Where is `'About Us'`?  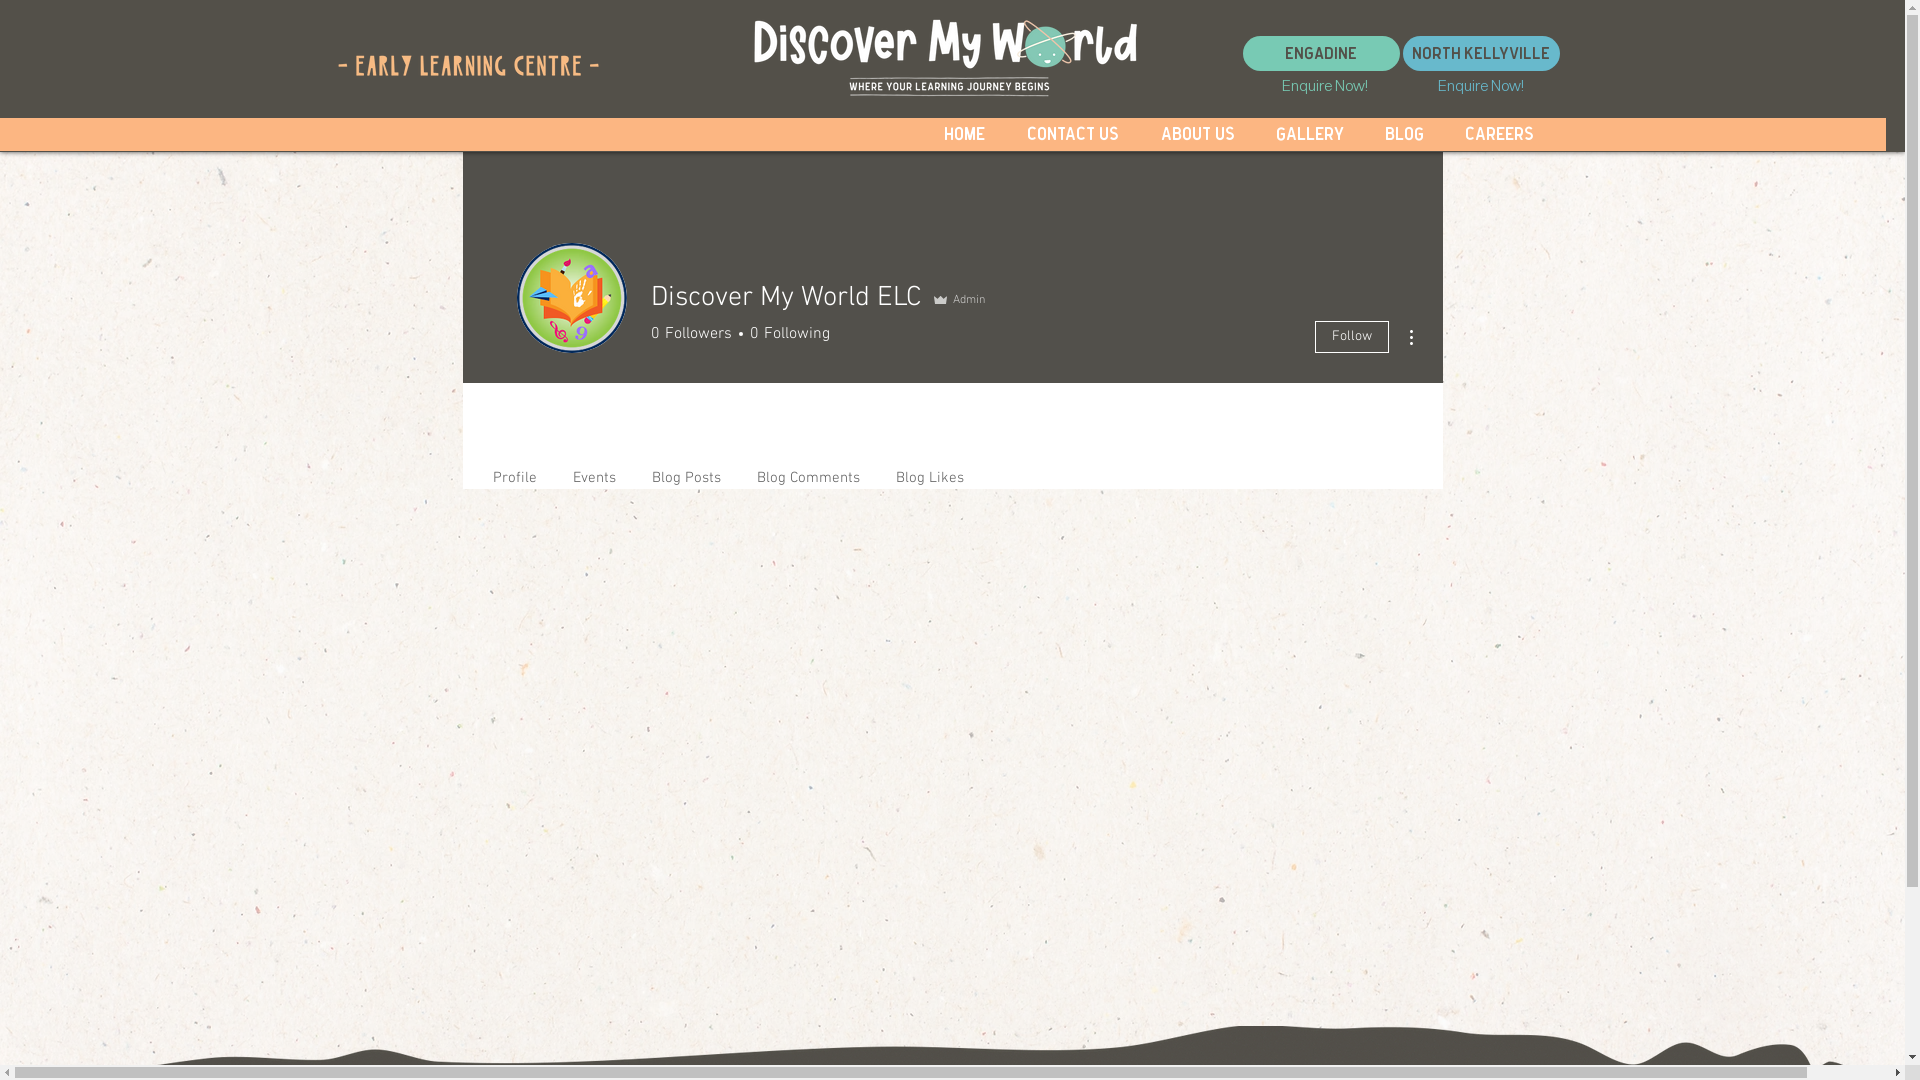 'About Us' is located at coordinates (1198, 135).